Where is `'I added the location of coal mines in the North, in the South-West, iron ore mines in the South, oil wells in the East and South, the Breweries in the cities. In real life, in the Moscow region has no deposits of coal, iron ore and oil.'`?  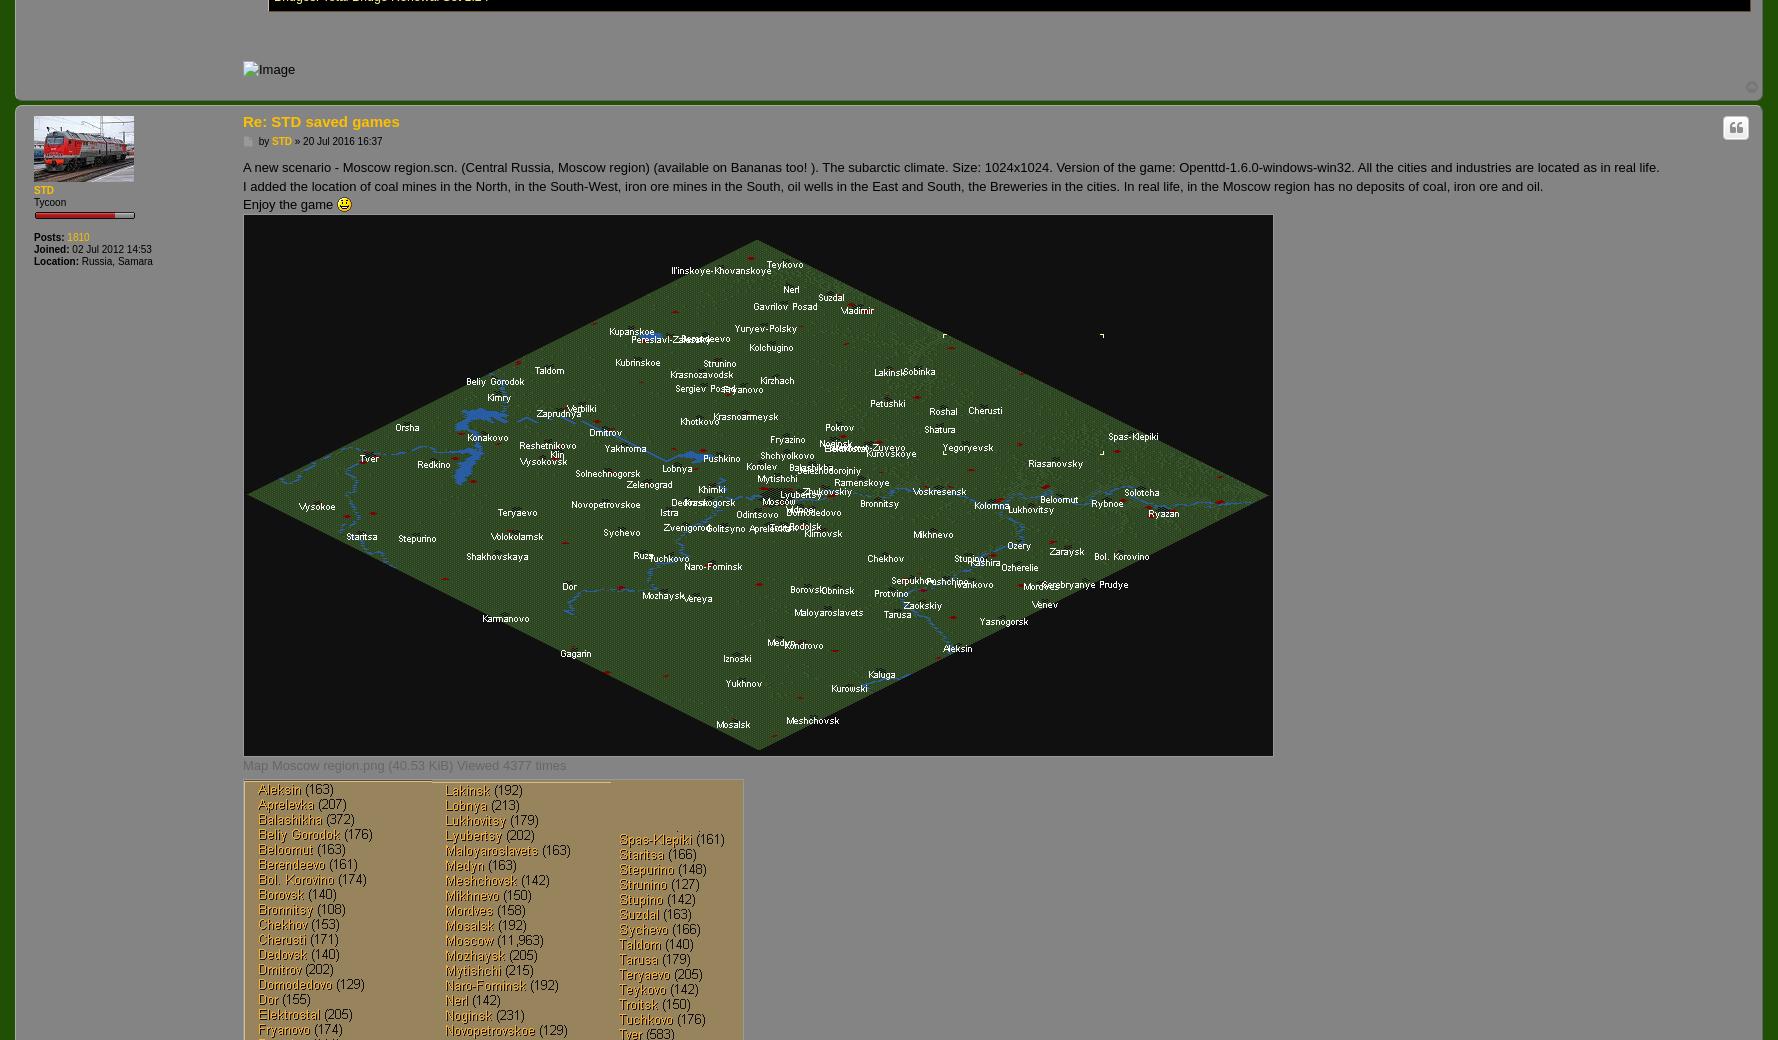
'I added the location of coal mines in the North, in the South-West, iron ore mines in the South, oil wells in the East and South, the Breweries in the cities. In real life, in the Moscow region has no deposits of coal, iron ore and oil.' is located at coordinates (892, 185).